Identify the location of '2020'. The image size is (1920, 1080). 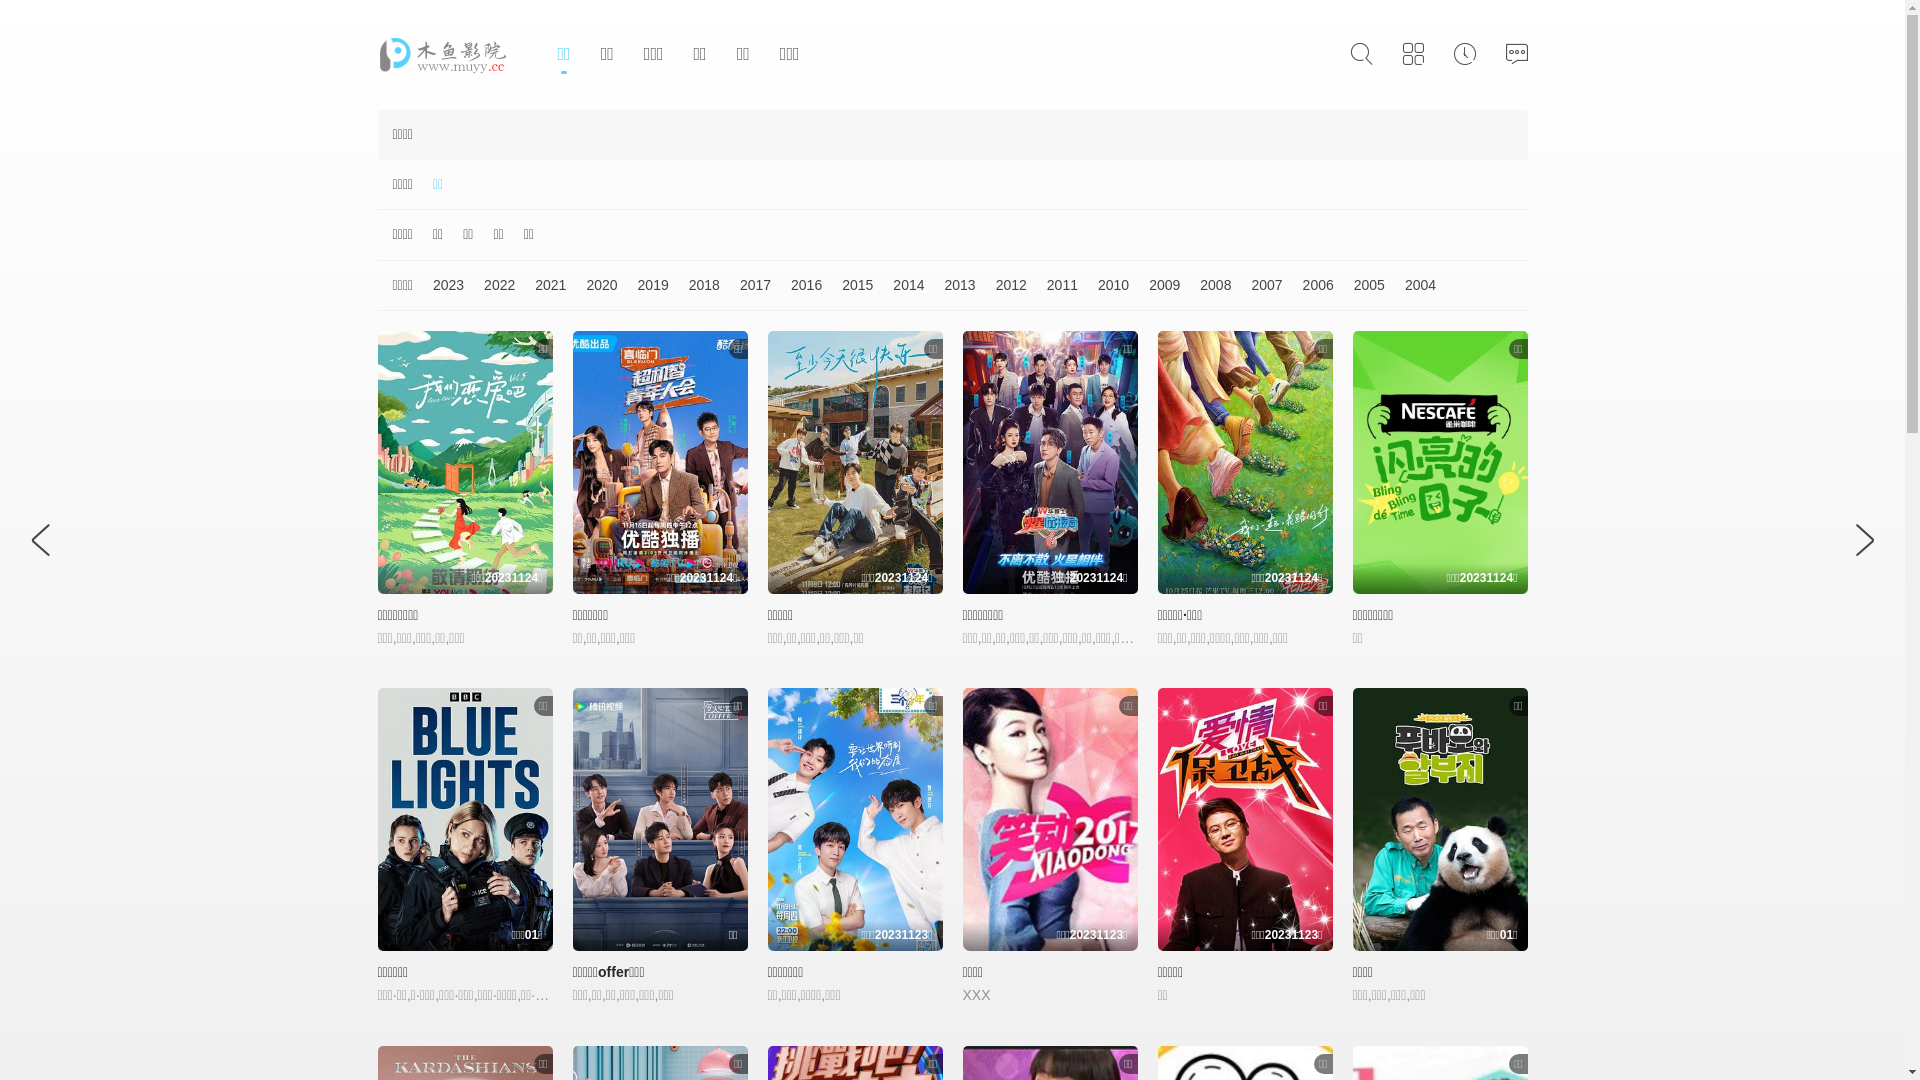
(590, 285).